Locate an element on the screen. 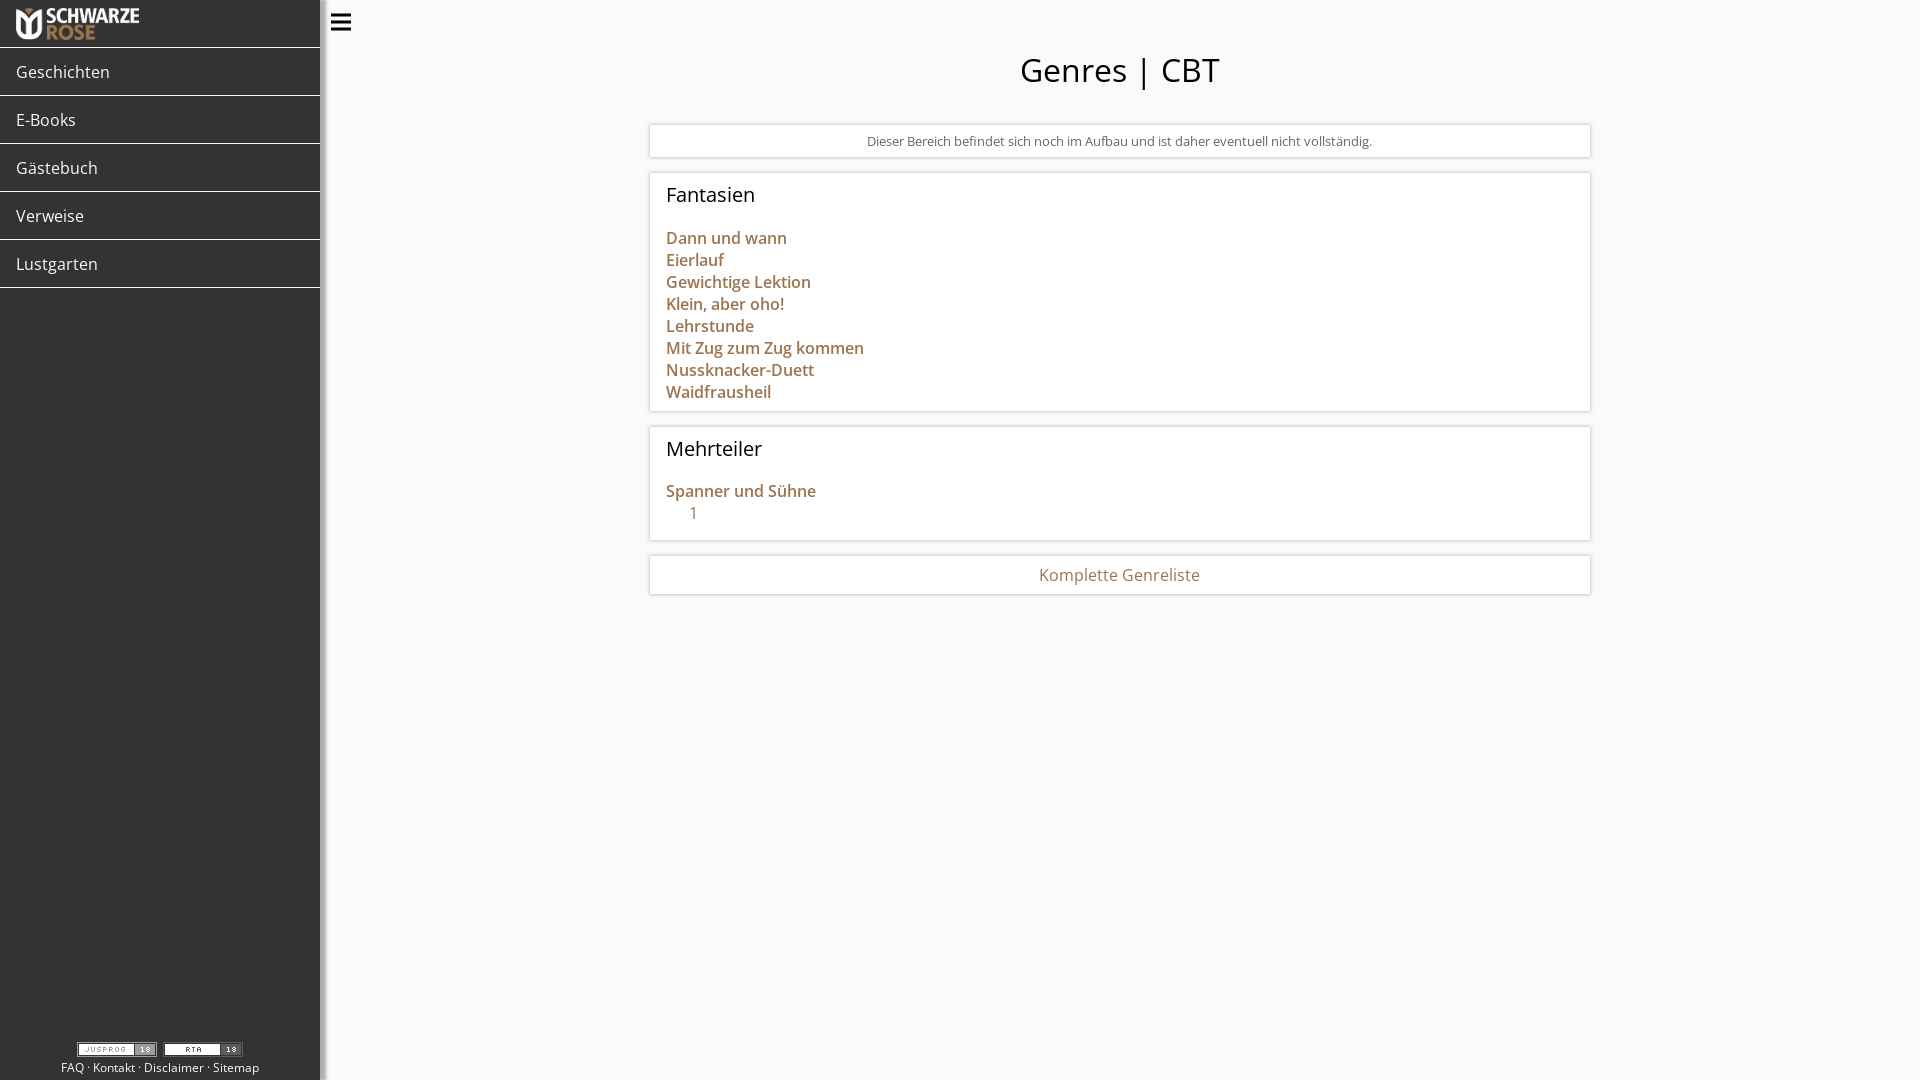 The image size is (1920, 1080). 'Kontakt' is located at coordinates (113, 1066).